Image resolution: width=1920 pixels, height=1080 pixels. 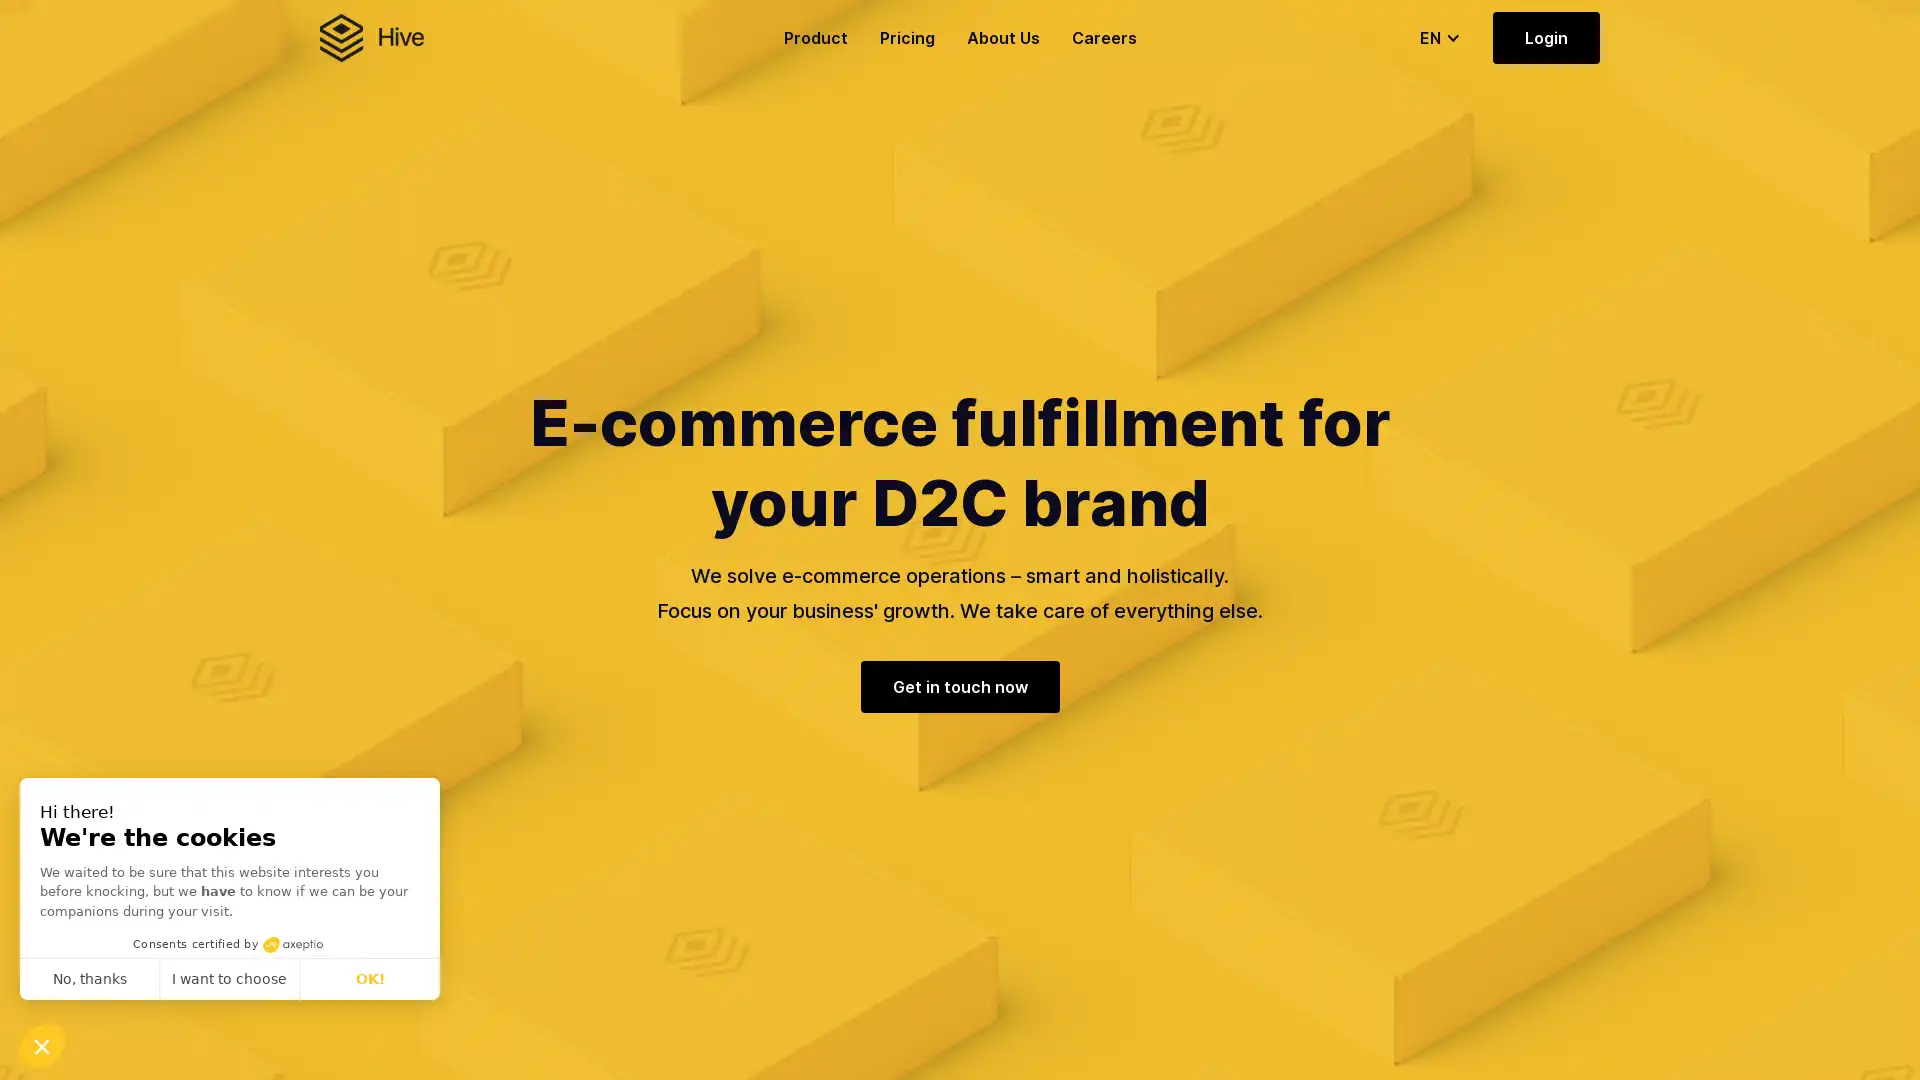 I want to click on Consents certified by, so click(x=229, y=944).